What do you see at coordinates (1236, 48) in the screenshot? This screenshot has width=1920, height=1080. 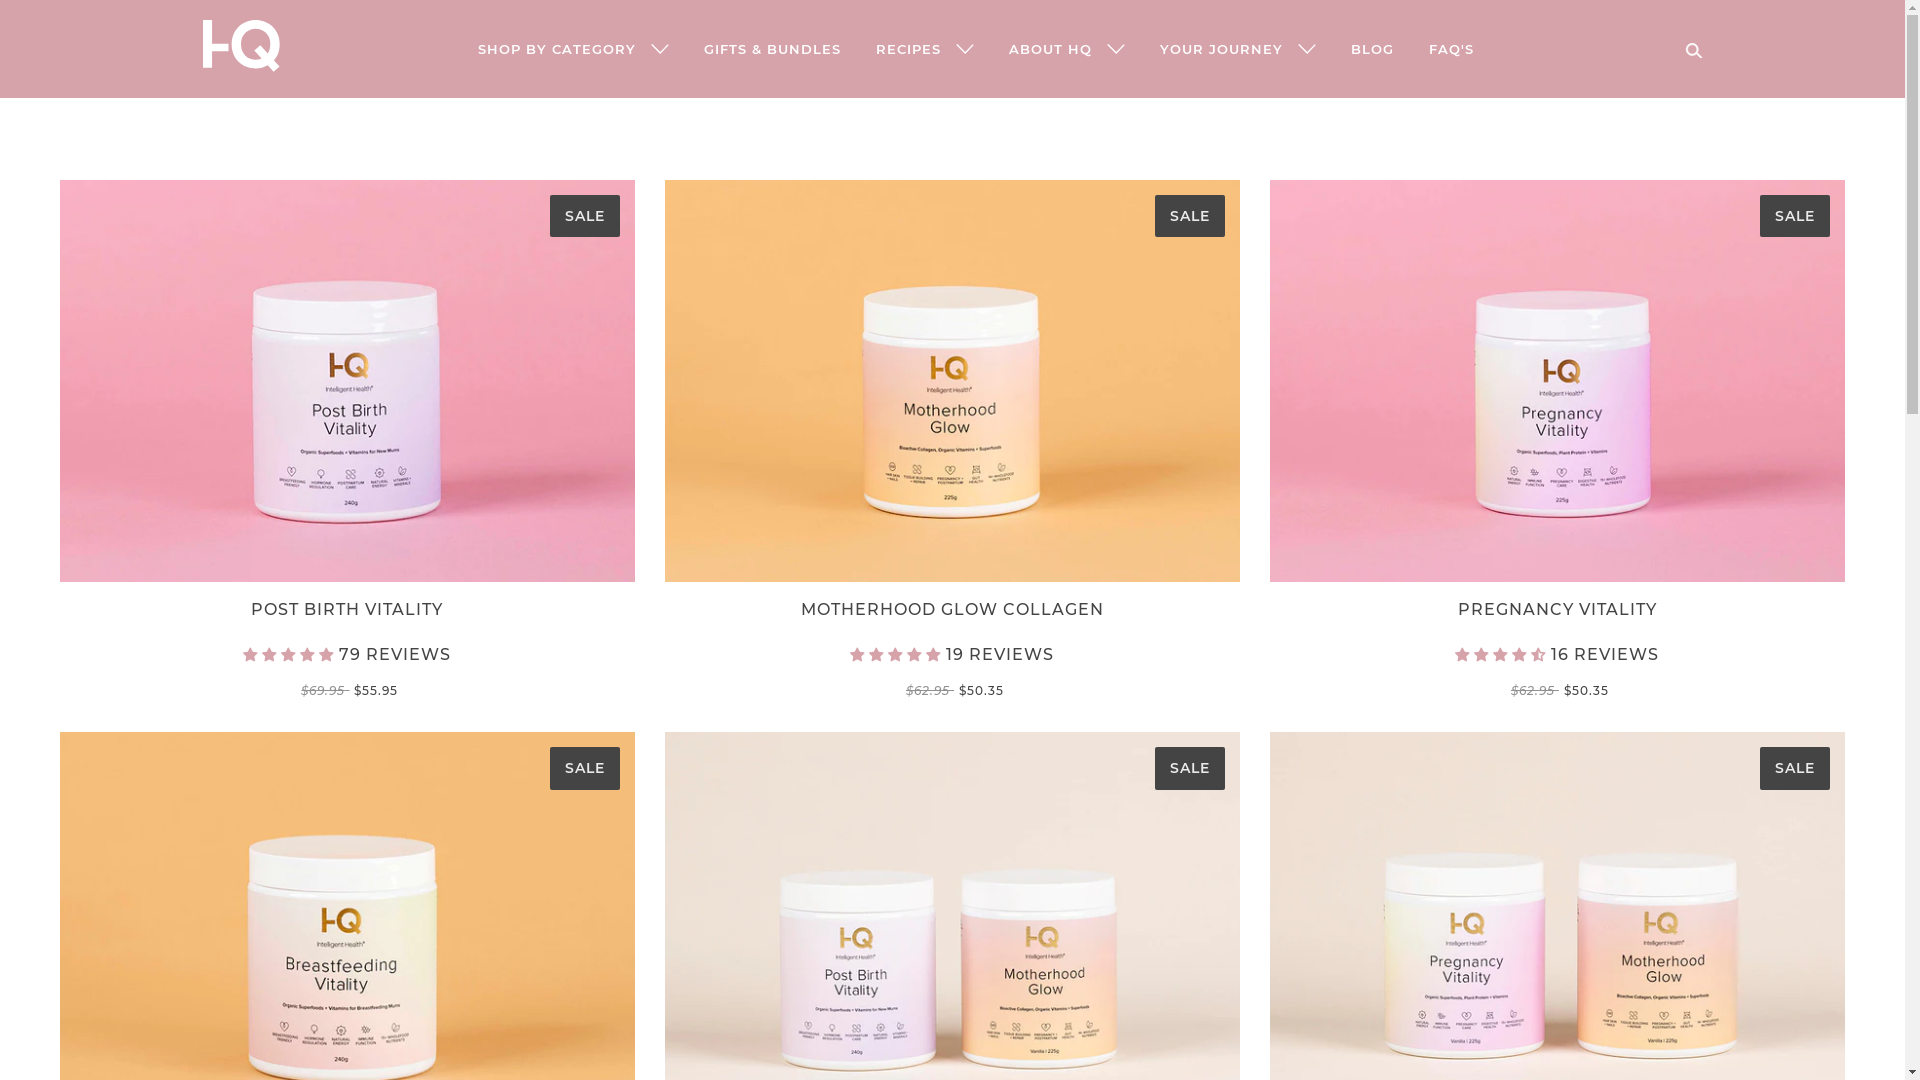 I see `'YOUR JOURNEY'` at bounding box center [1236, 48].